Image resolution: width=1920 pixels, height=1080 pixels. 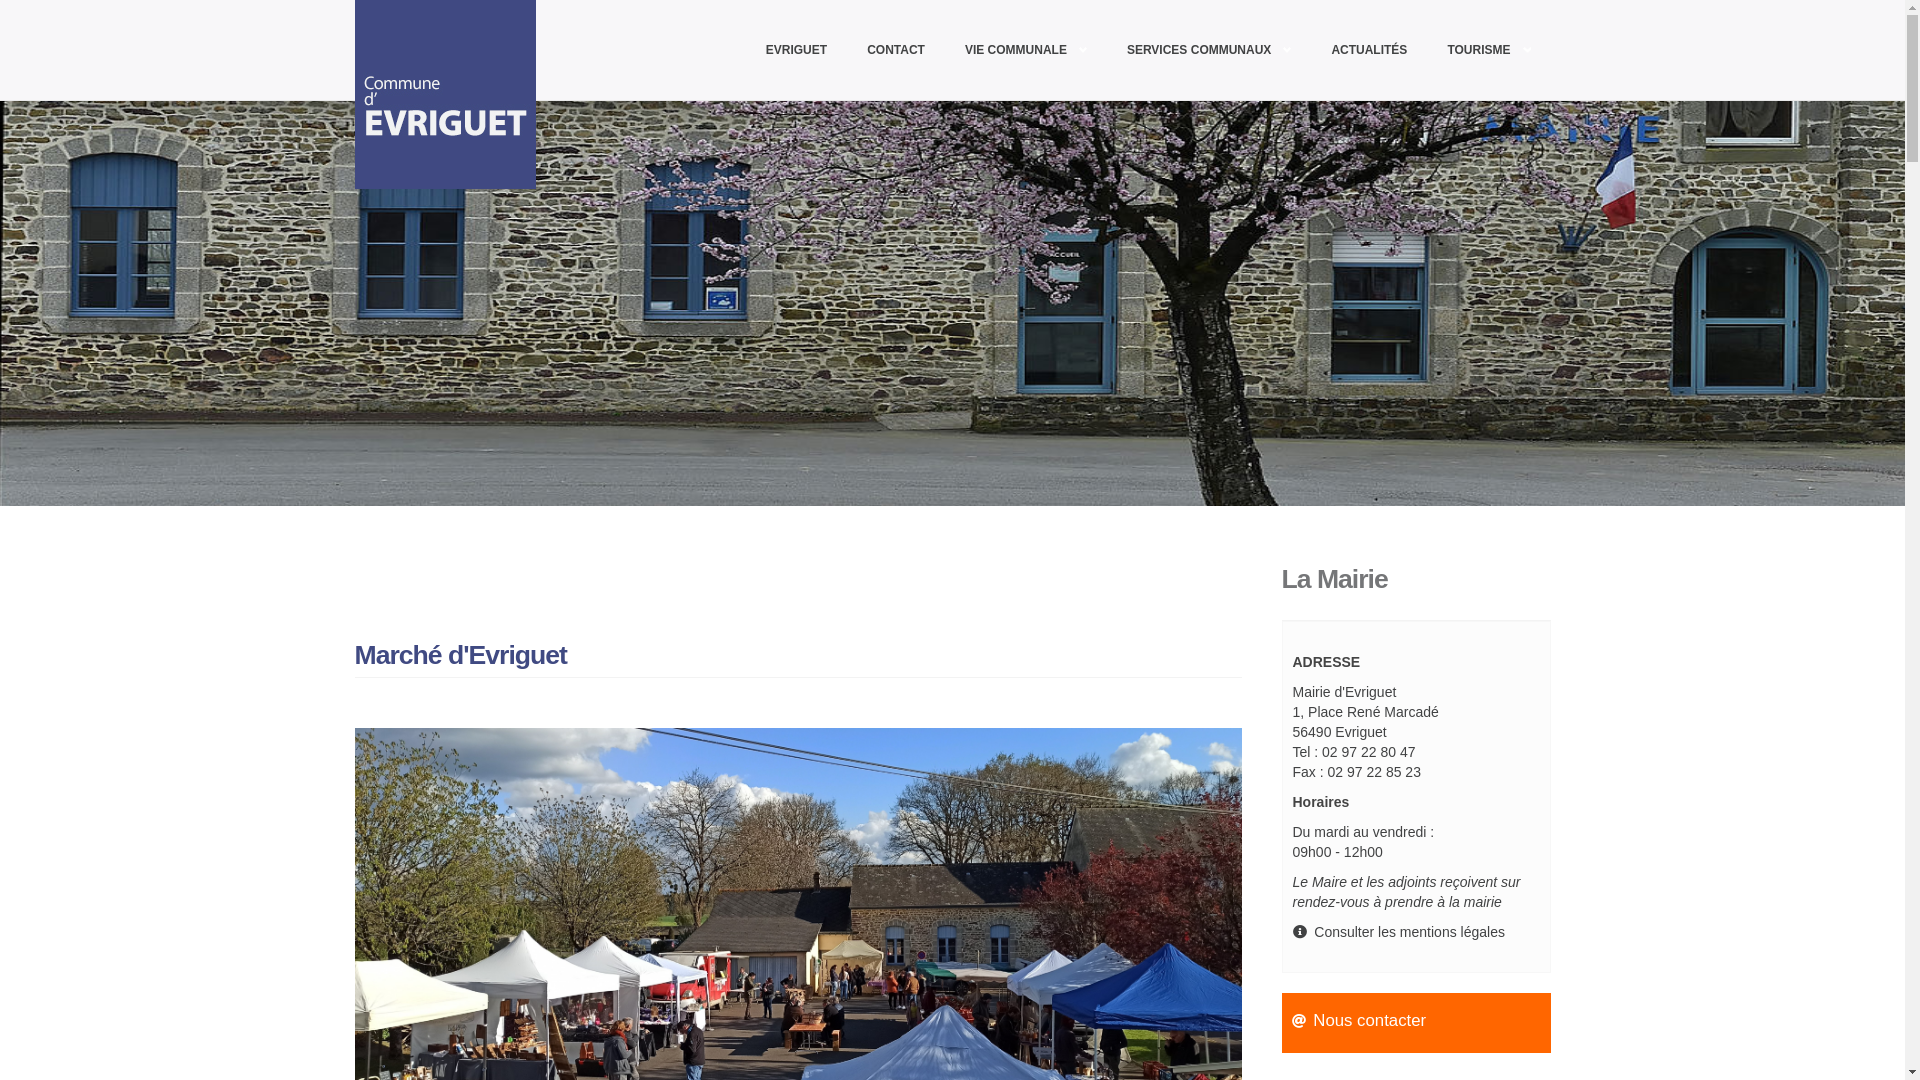 I want to click on 'Commune d'Evriguet', so click(x=455, y=94).